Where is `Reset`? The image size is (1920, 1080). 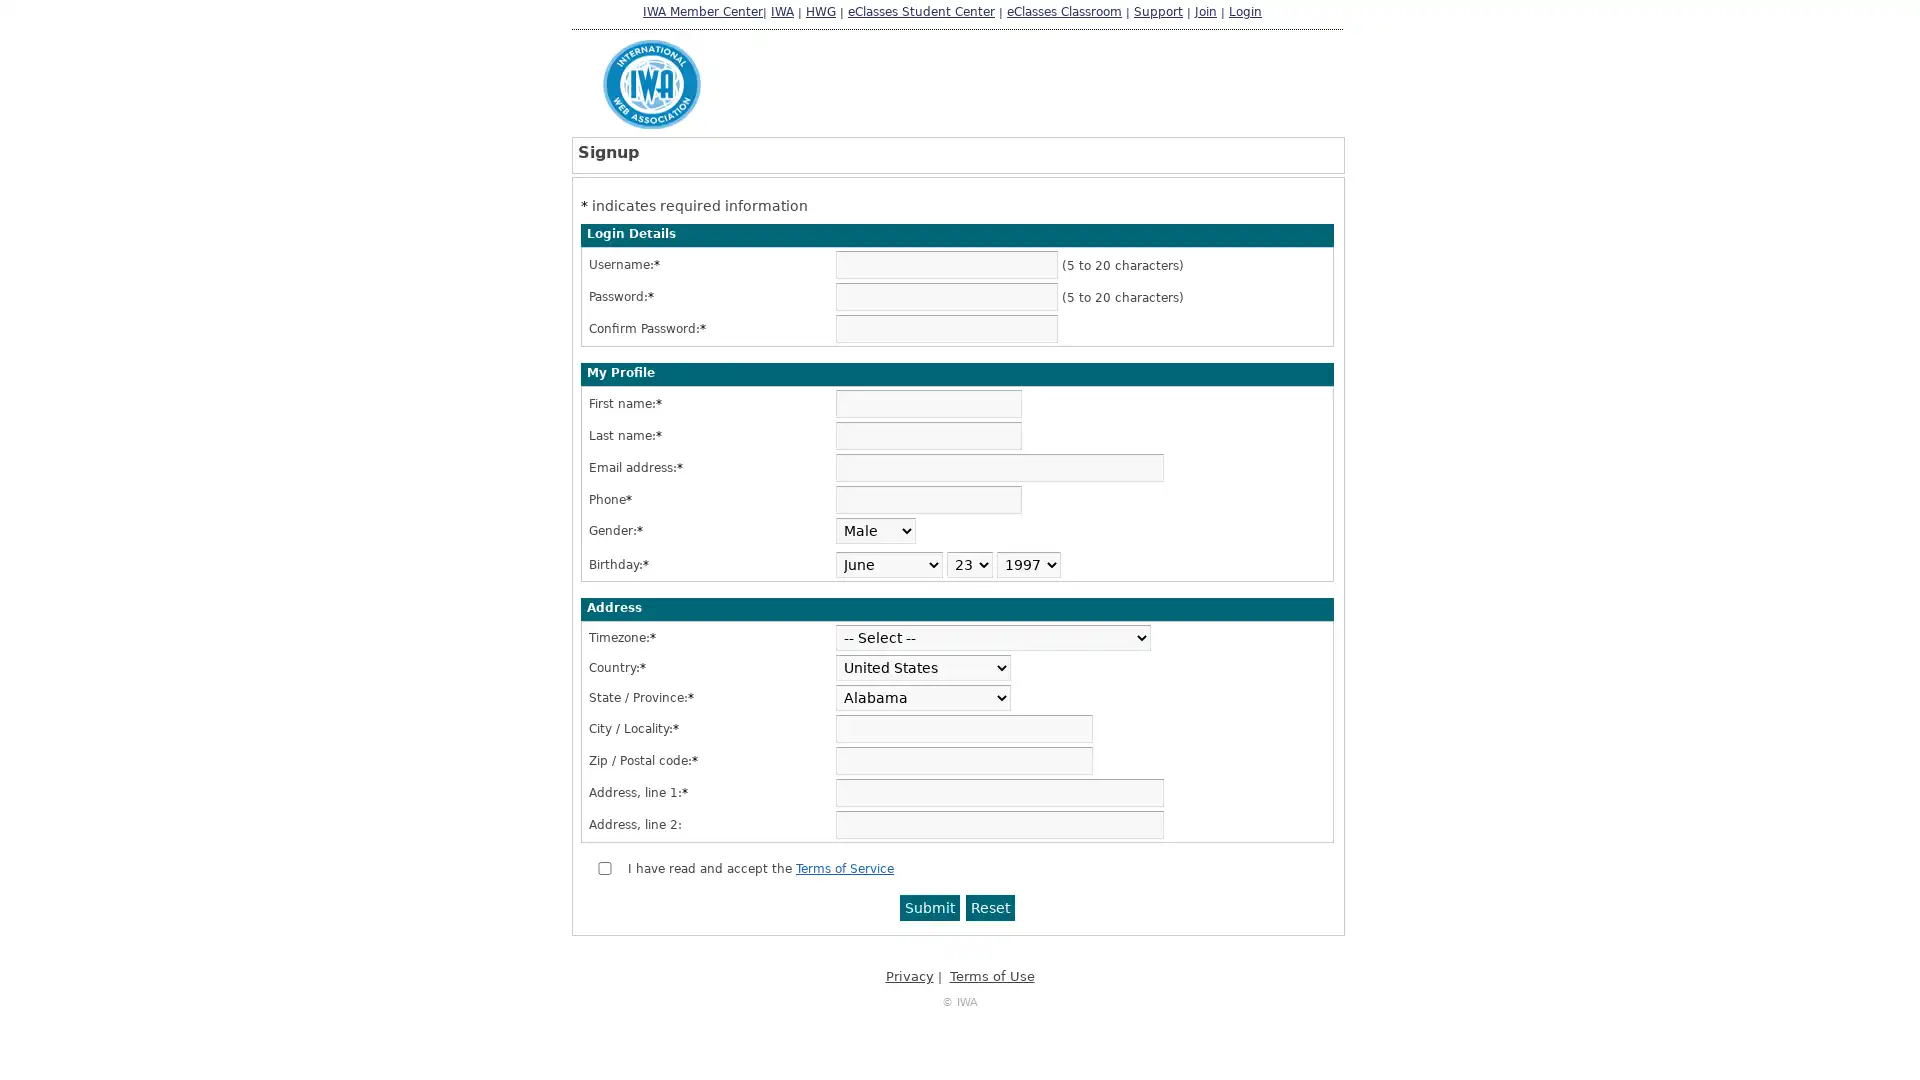
Reset is located at coordinates (990, 907).